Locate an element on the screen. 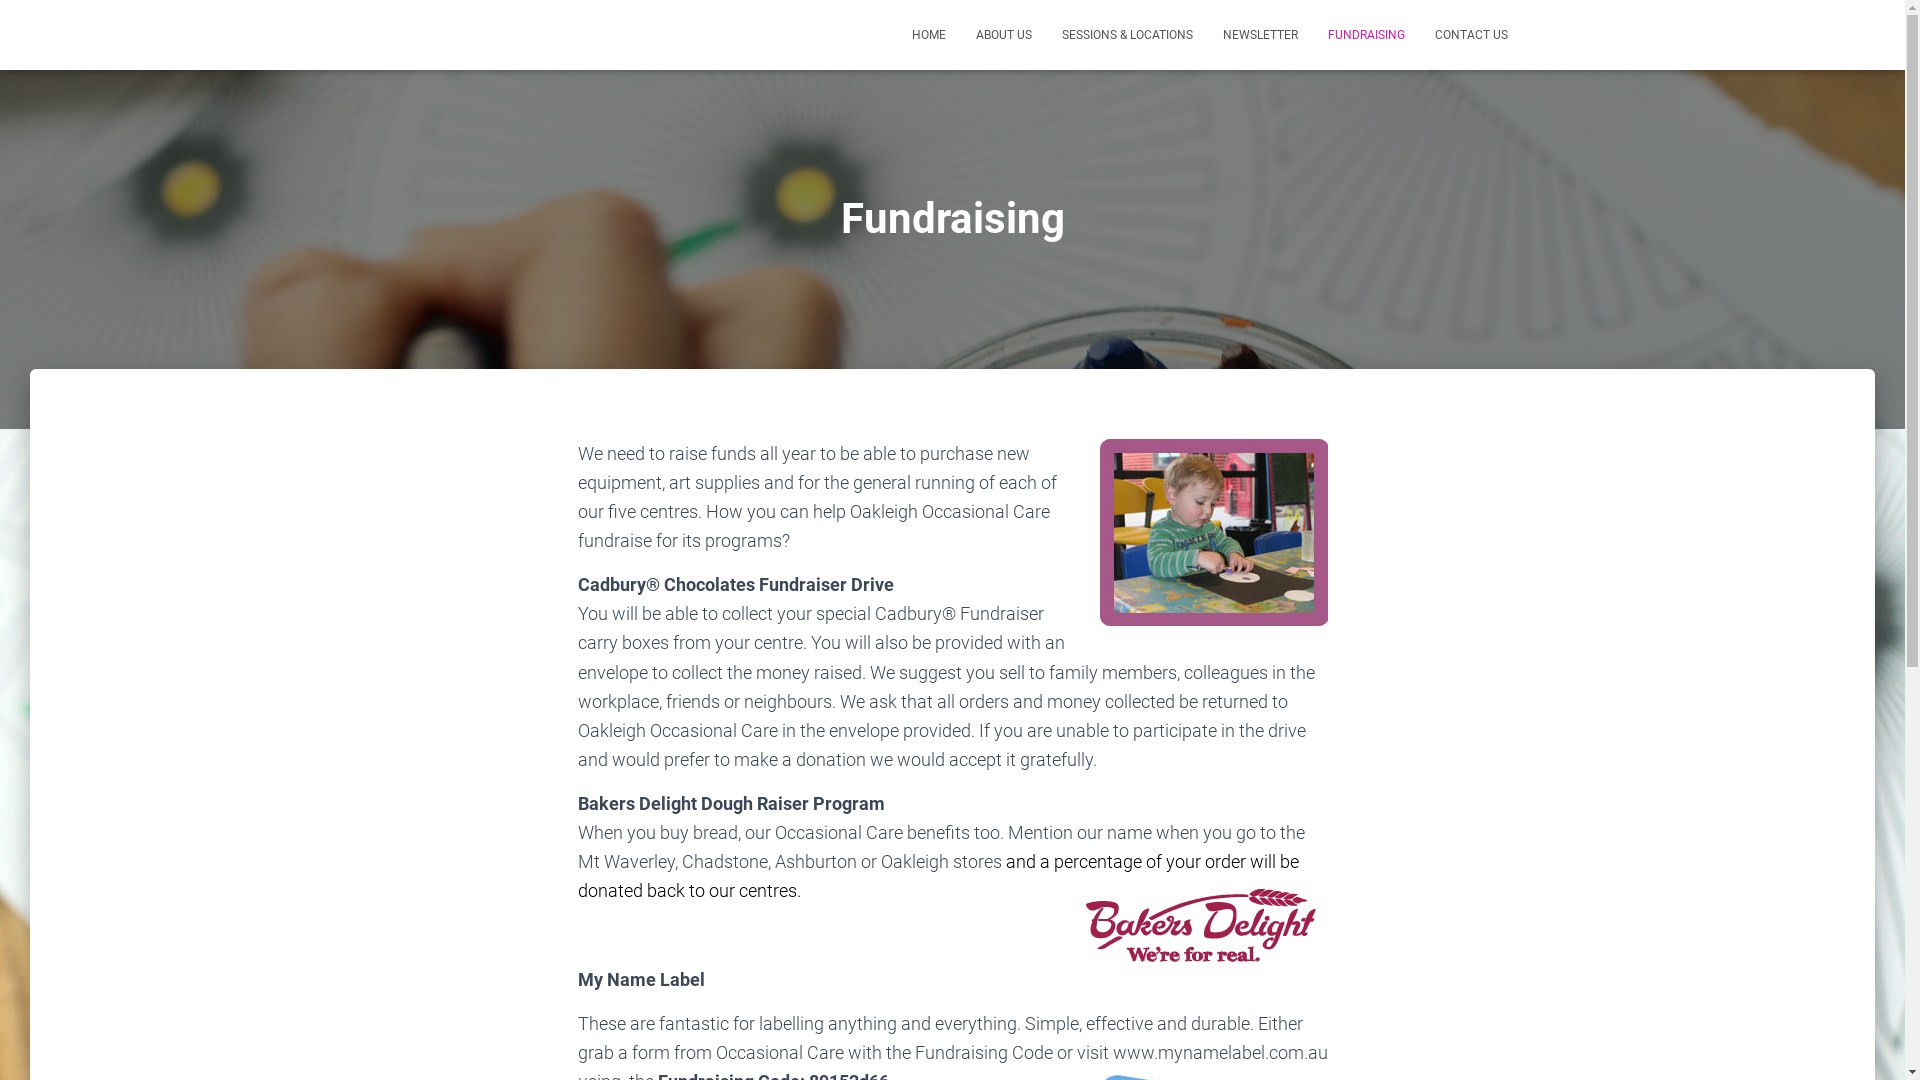 The image size is (1920, 1080). 'bakersDelightlogo' is located at coordinates (1203, 929).